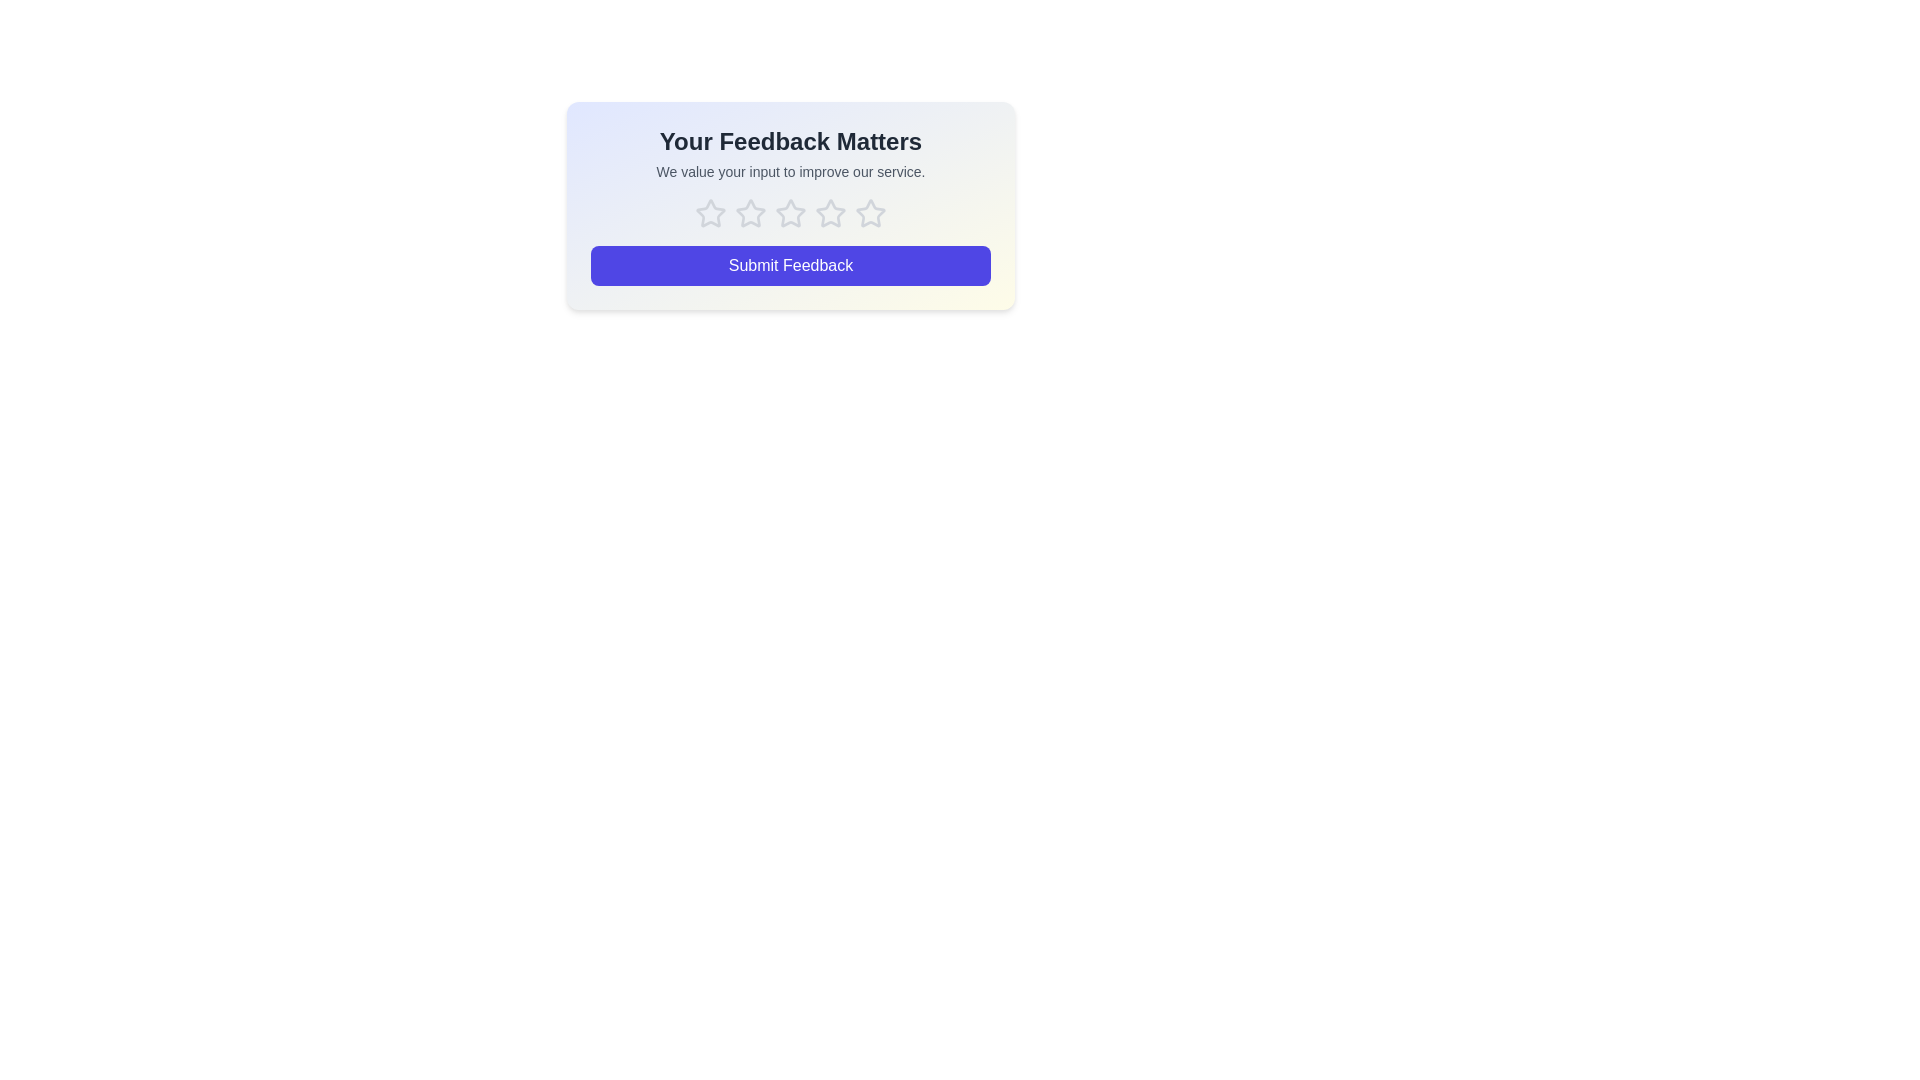 The height and width of the screenshot is (1080, 1920). I want to click on the interactive components within the feedback card that is centered horizontally and positioned a quarter down from the top edge of the viewport, so click(790, 205).